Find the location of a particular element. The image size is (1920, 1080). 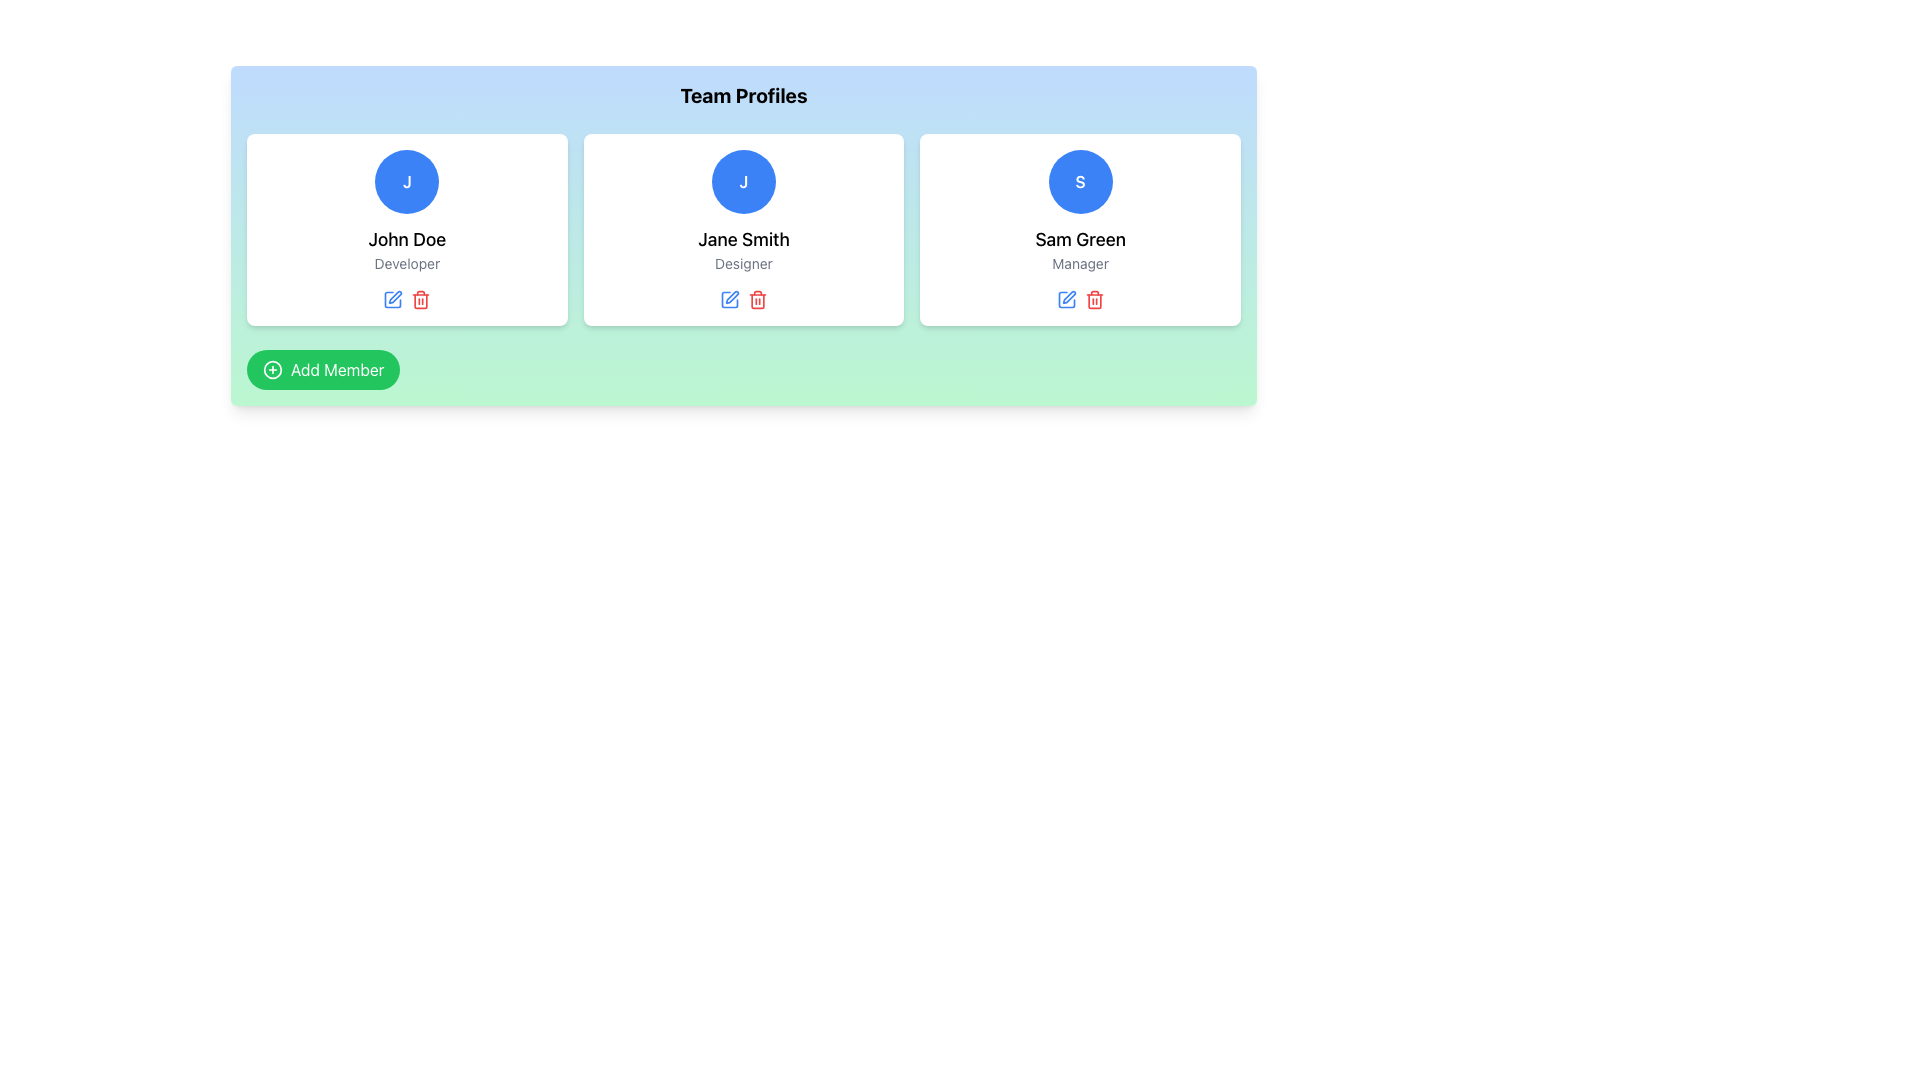

the static text block displaying the user's name and role, located in the leftmost card below the circular blue icon with a white 'J' is located at coordinates (406, 249).